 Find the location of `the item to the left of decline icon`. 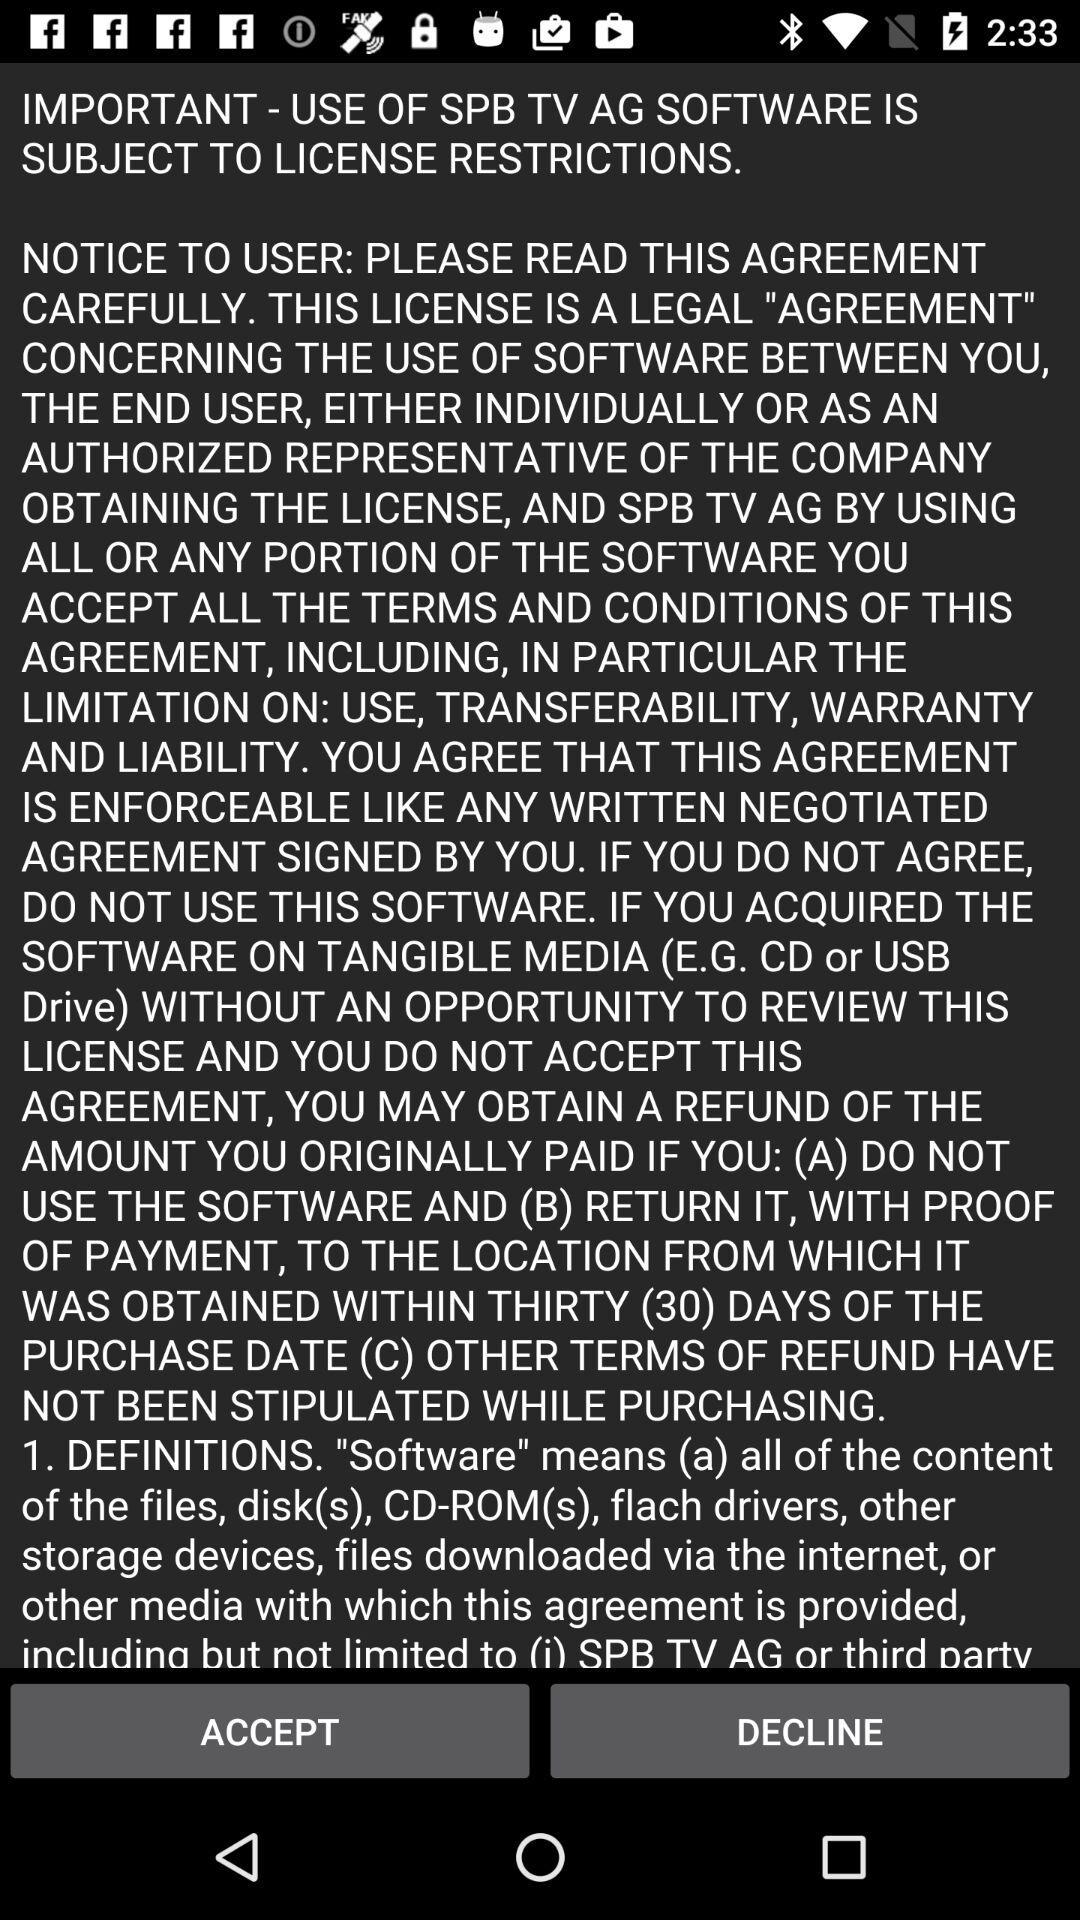

the item to the left of decline icon is located at coordinates (270, 1730).